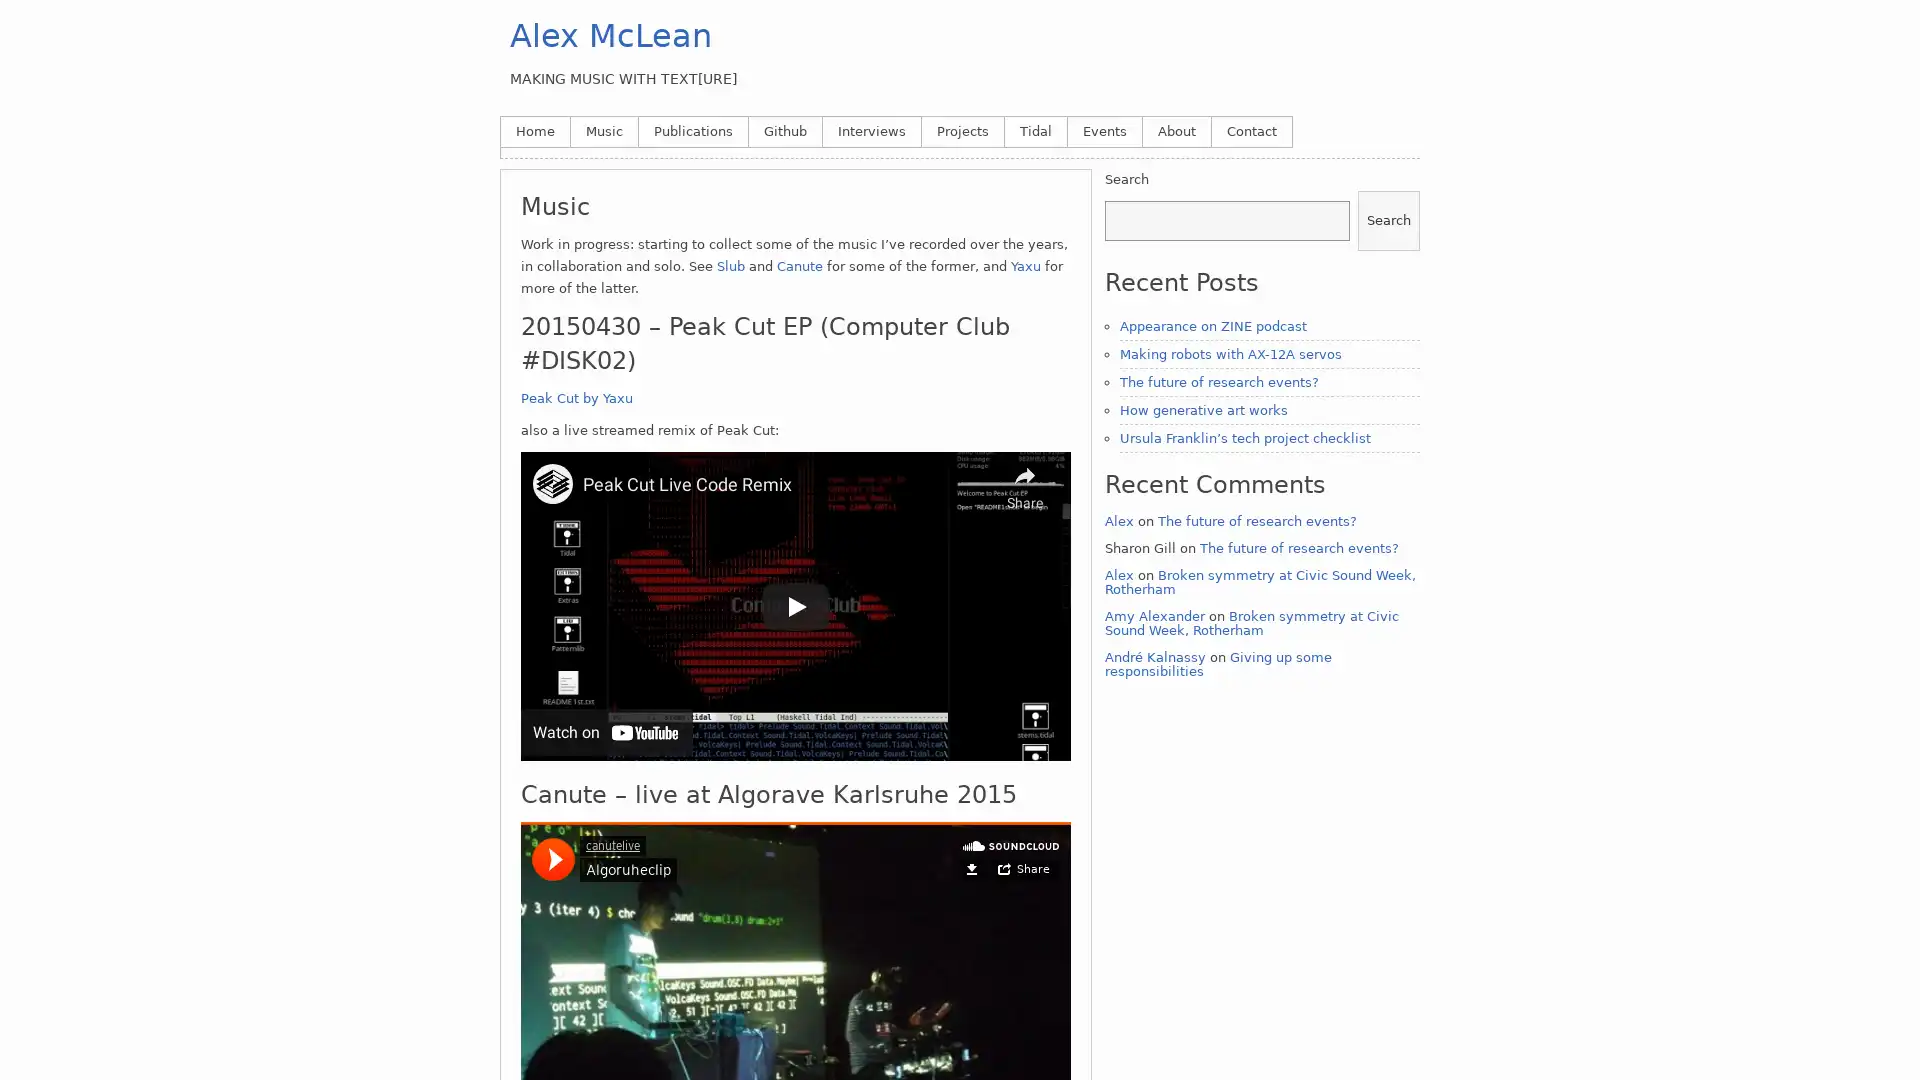  What do you see at coordinates (1387, 220) in the screenshot?
I see `Search` at bounding box center [1387, 220].